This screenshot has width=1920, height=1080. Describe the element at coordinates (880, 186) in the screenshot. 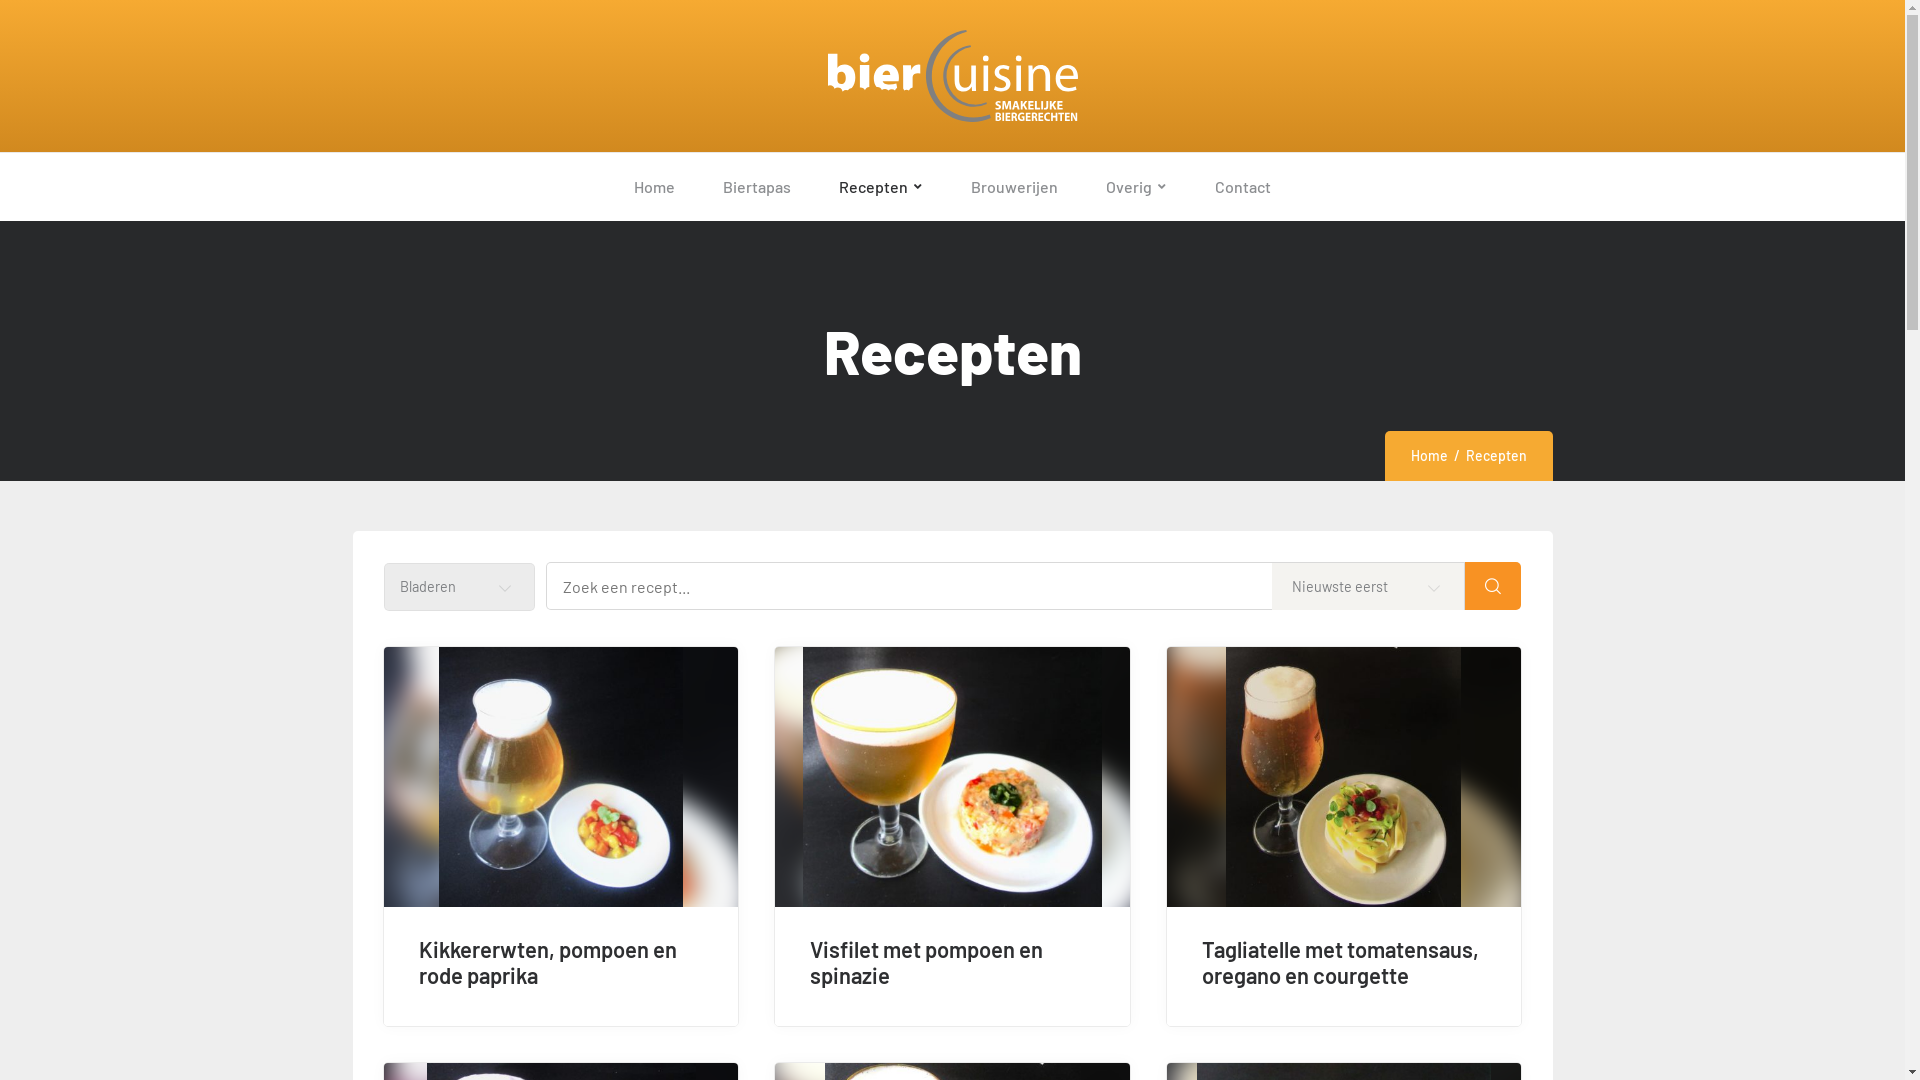

I see `'Recepten'` at that location.